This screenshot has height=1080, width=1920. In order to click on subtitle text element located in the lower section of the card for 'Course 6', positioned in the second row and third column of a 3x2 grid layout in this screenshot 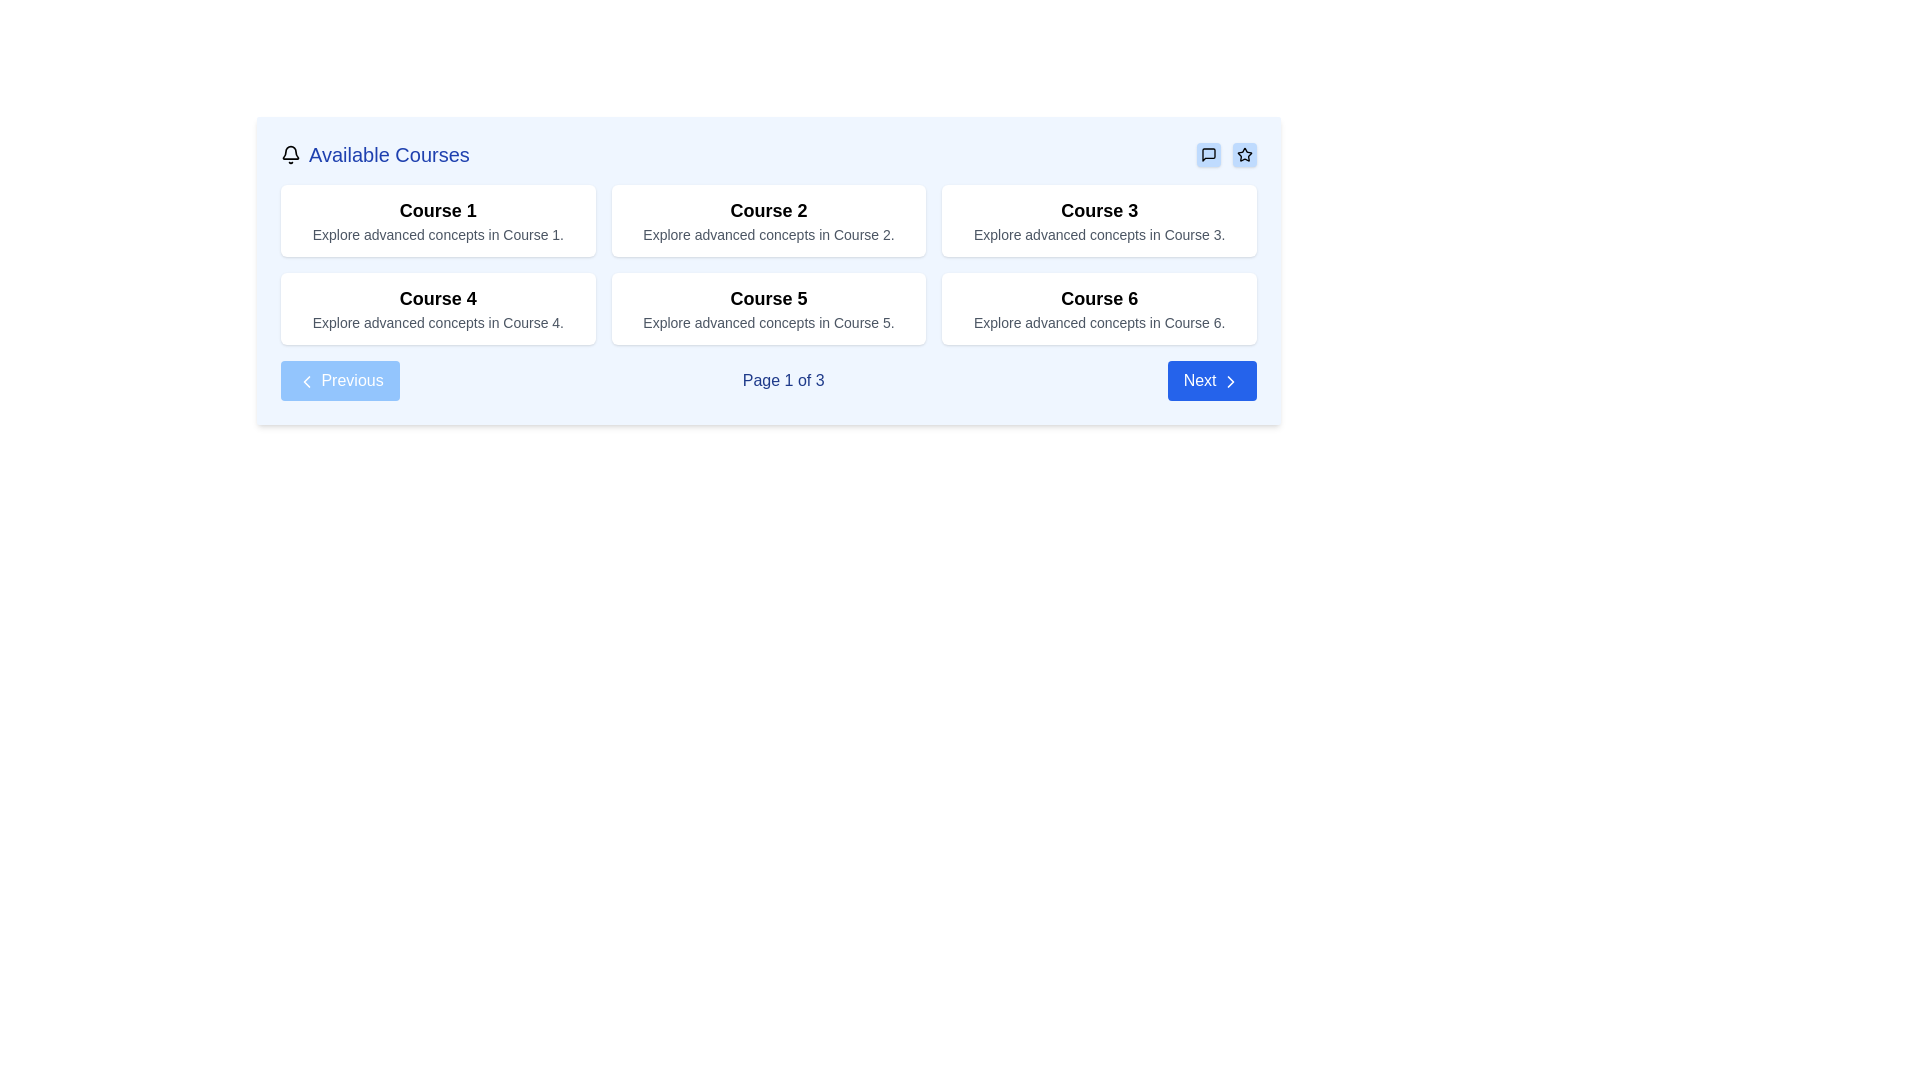, I will do `click(1098, 322)`.